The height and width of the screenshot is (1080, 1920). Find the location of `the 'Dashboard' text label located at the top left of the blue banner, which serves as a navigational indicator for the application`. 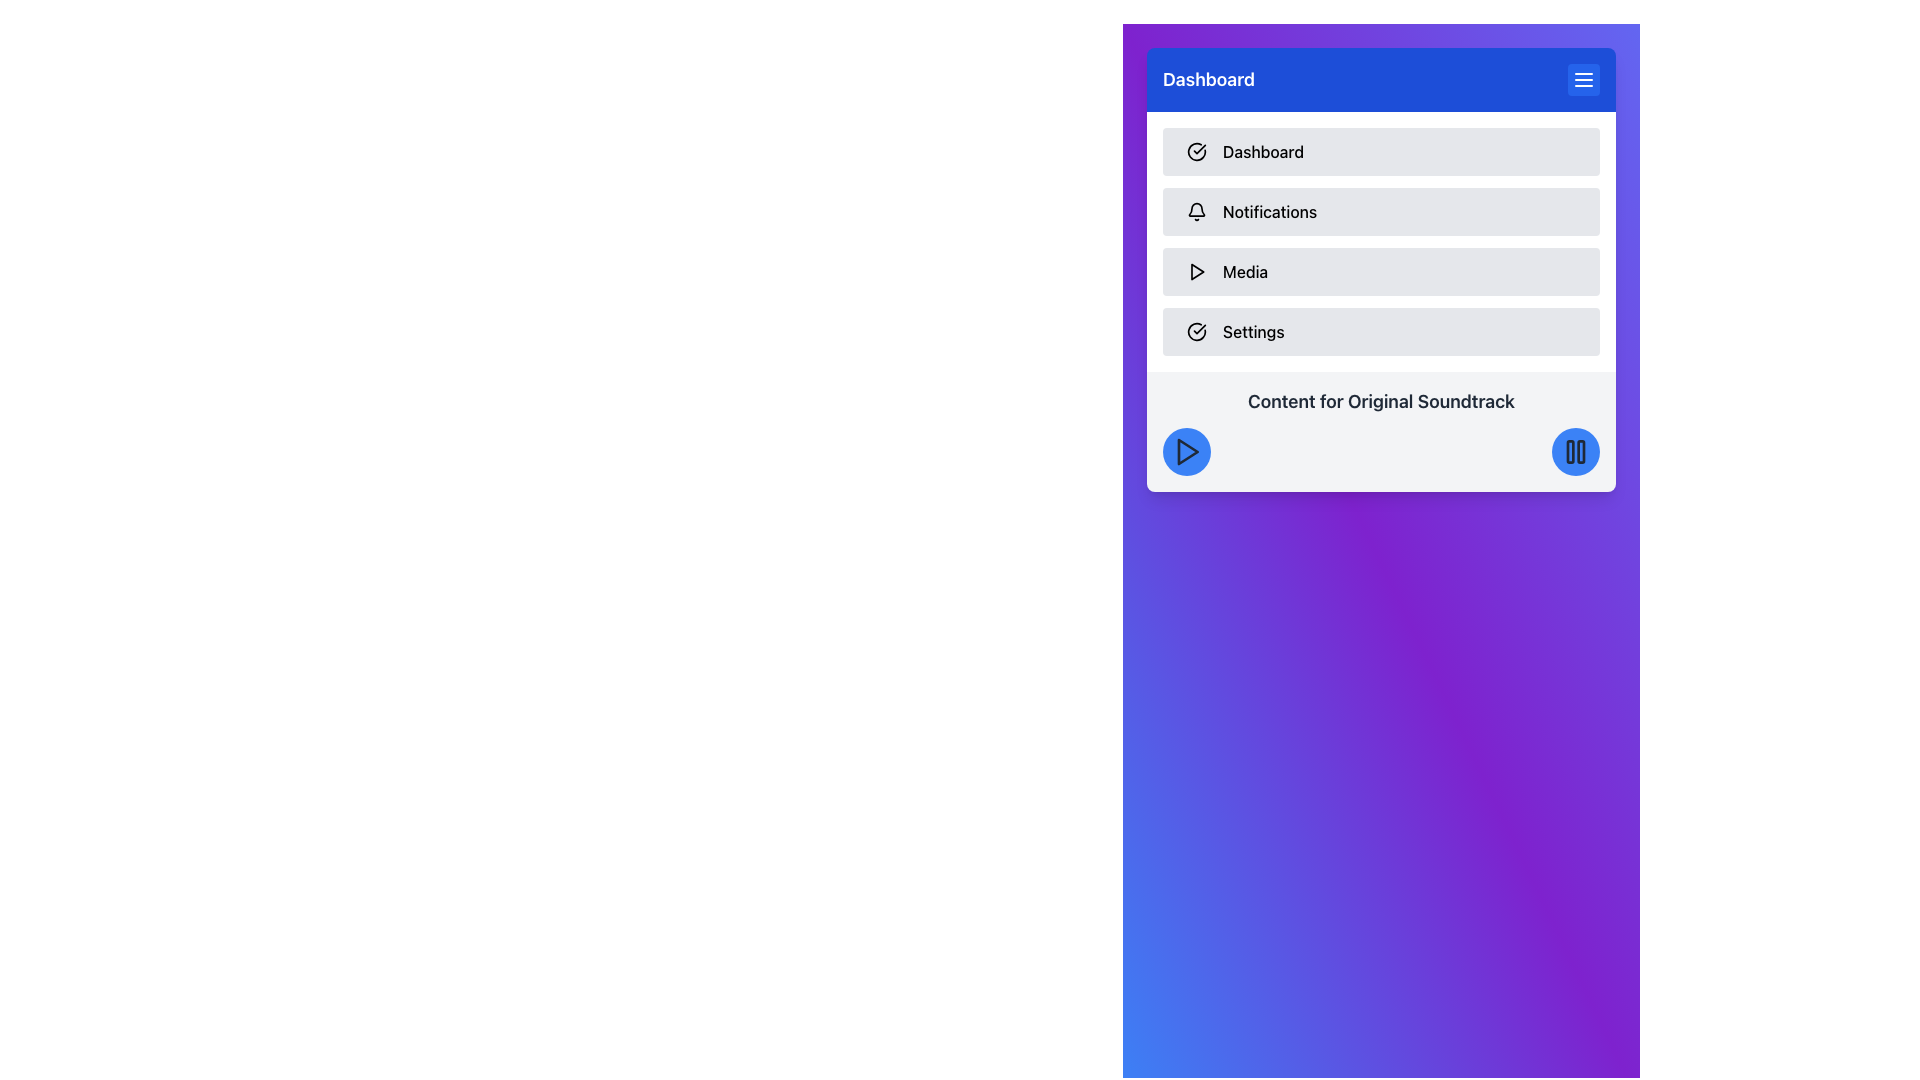

the 'Dashboard' text label located at the top left of the blue banner, which serves as a navigational indicator for the application is located at coordinates (1208, 79).